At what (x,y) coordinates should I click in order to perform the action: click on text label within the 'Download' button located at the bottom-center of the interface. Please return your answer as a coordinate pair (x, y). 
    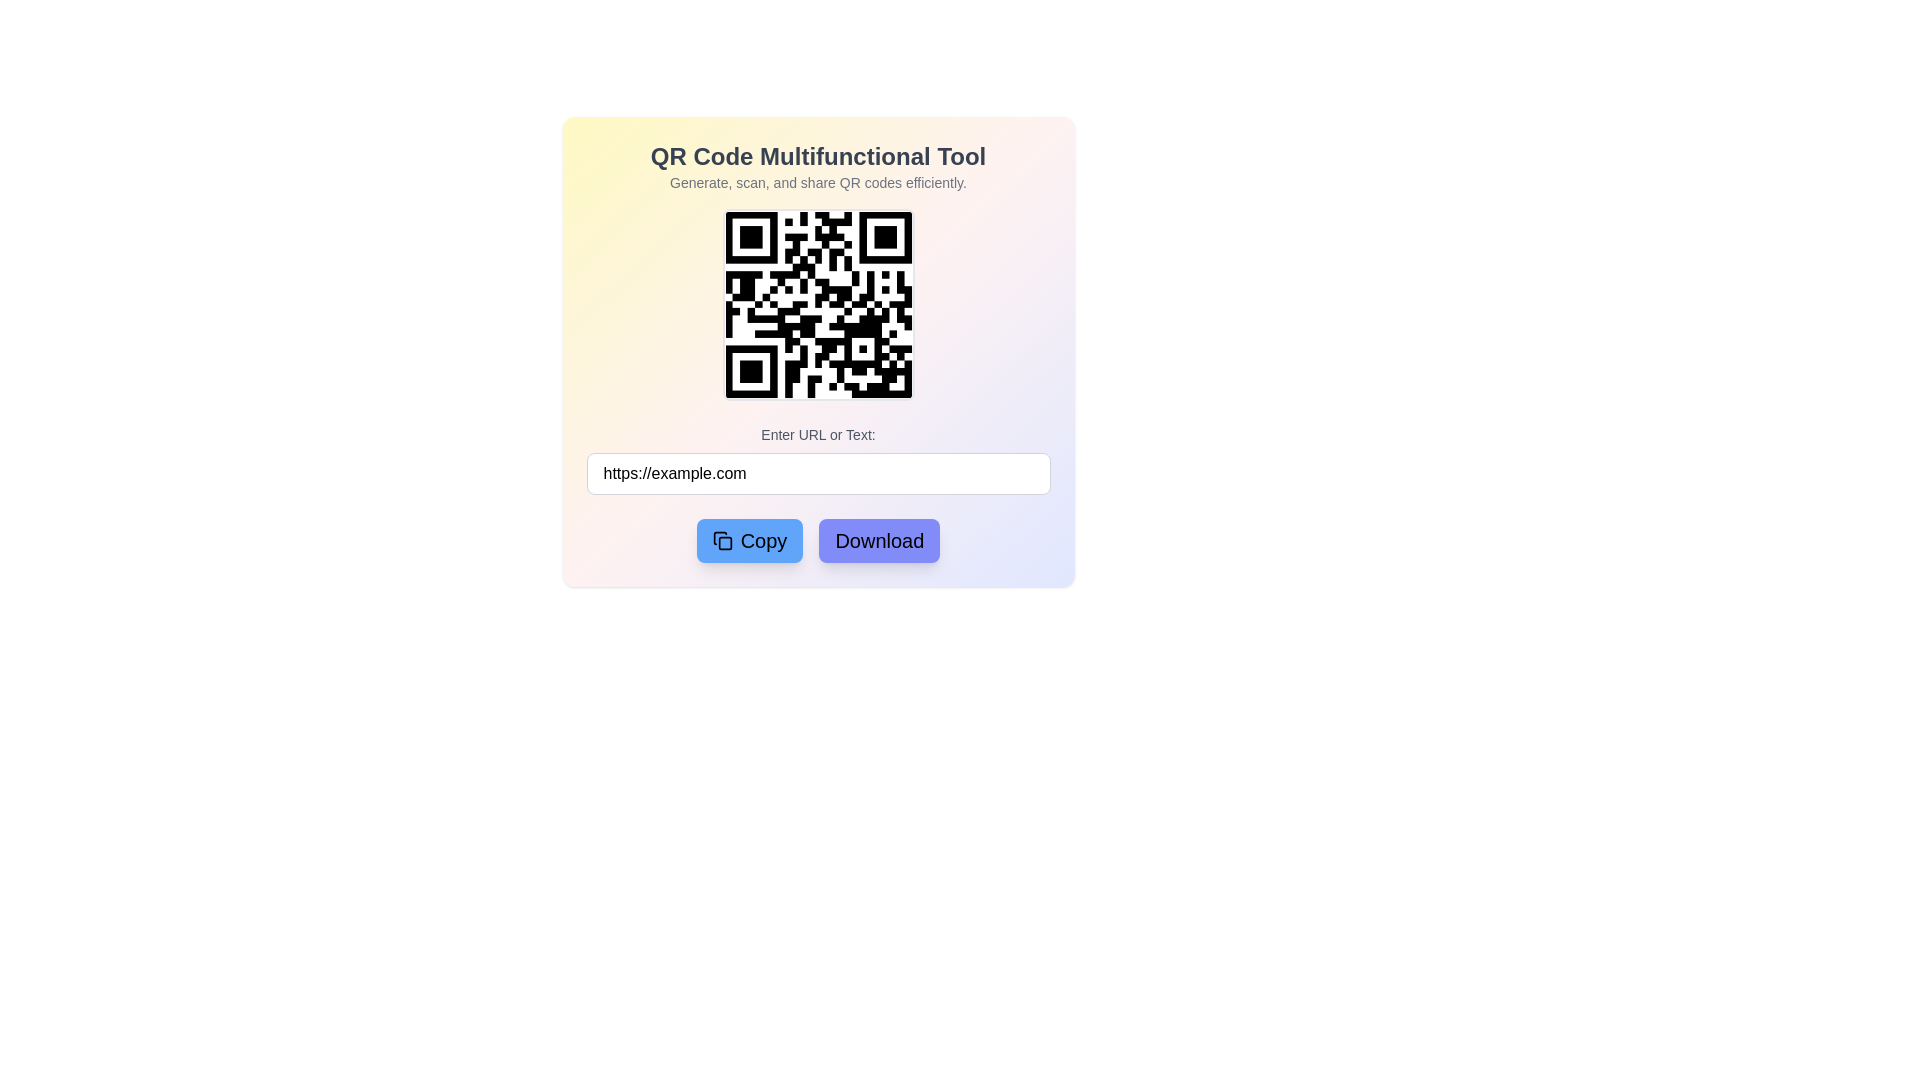
    Looking at the image, I should click on (879, 540).